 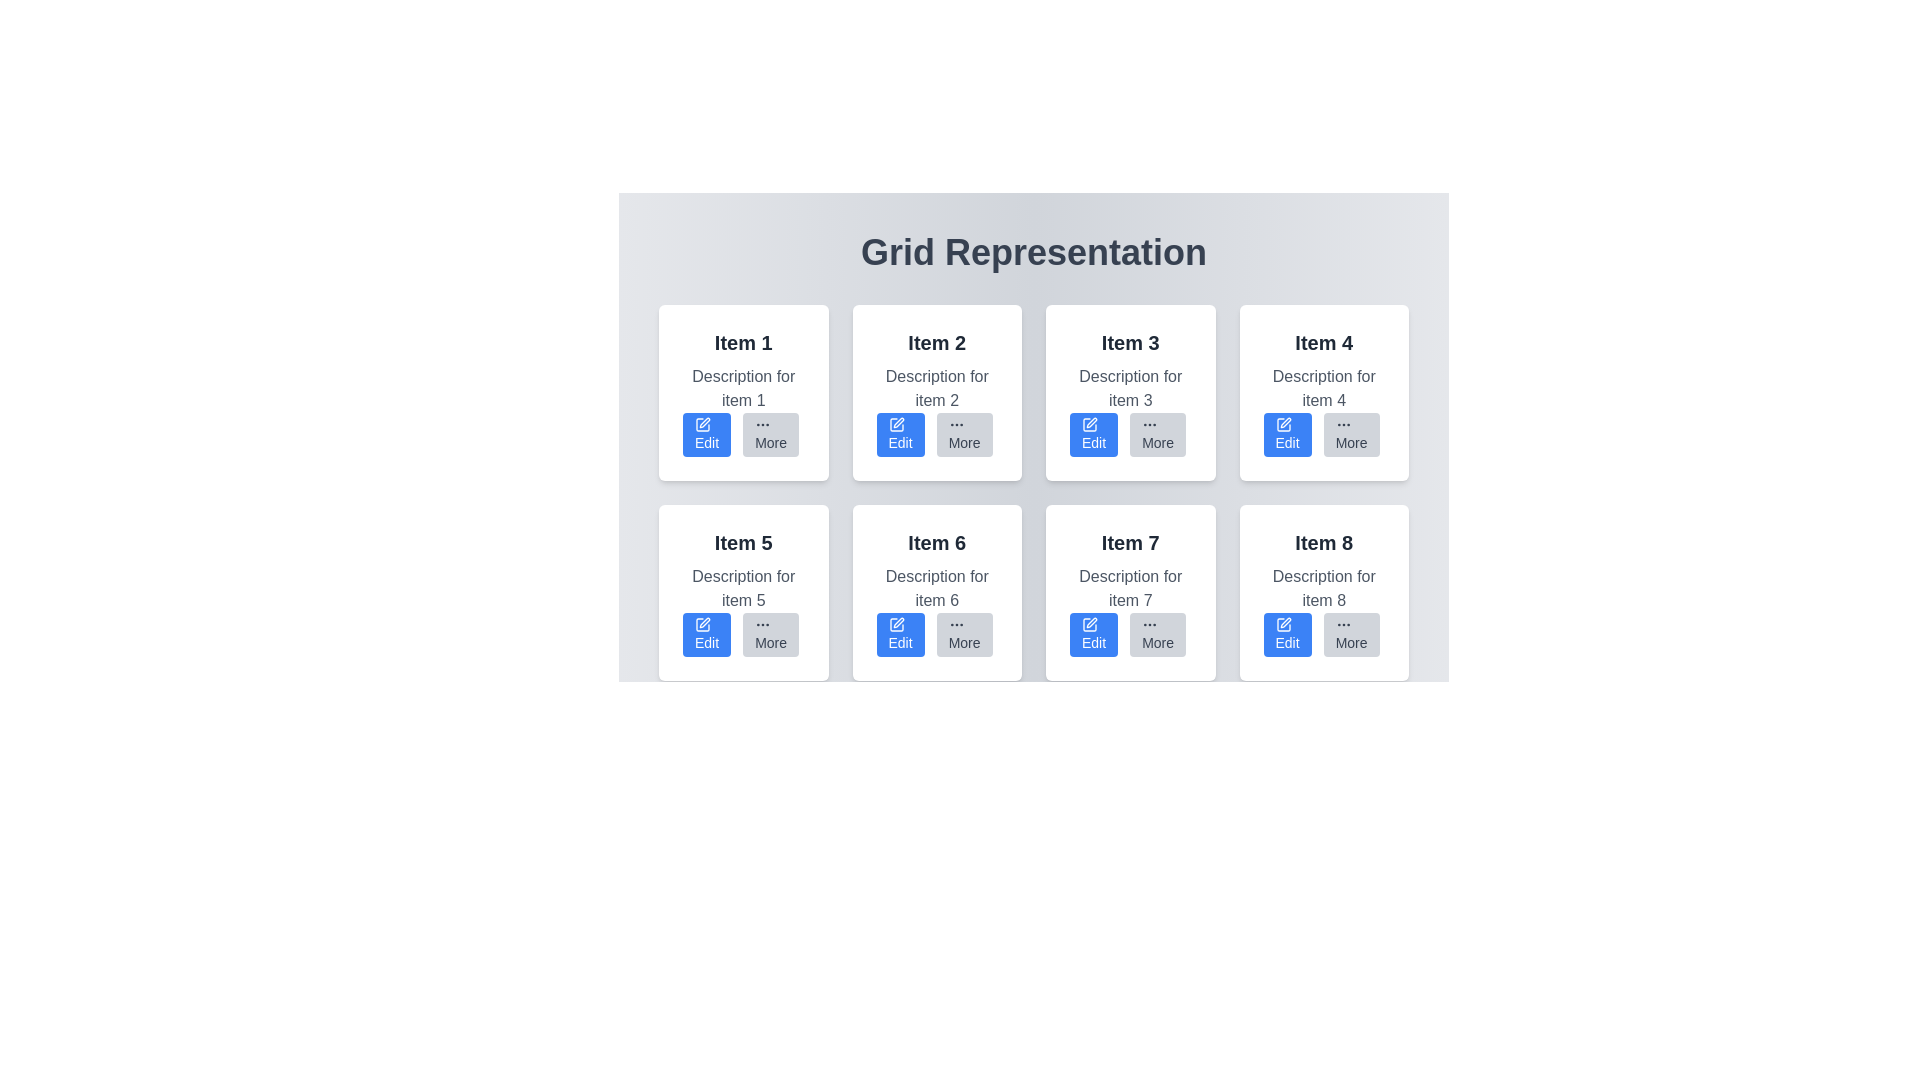 What do you see at coordinates (1093, 434) in the screenshot?
I see `the leftmost button in the 'Item 3' card to change its appearance` at bounding box center [1093, 434].